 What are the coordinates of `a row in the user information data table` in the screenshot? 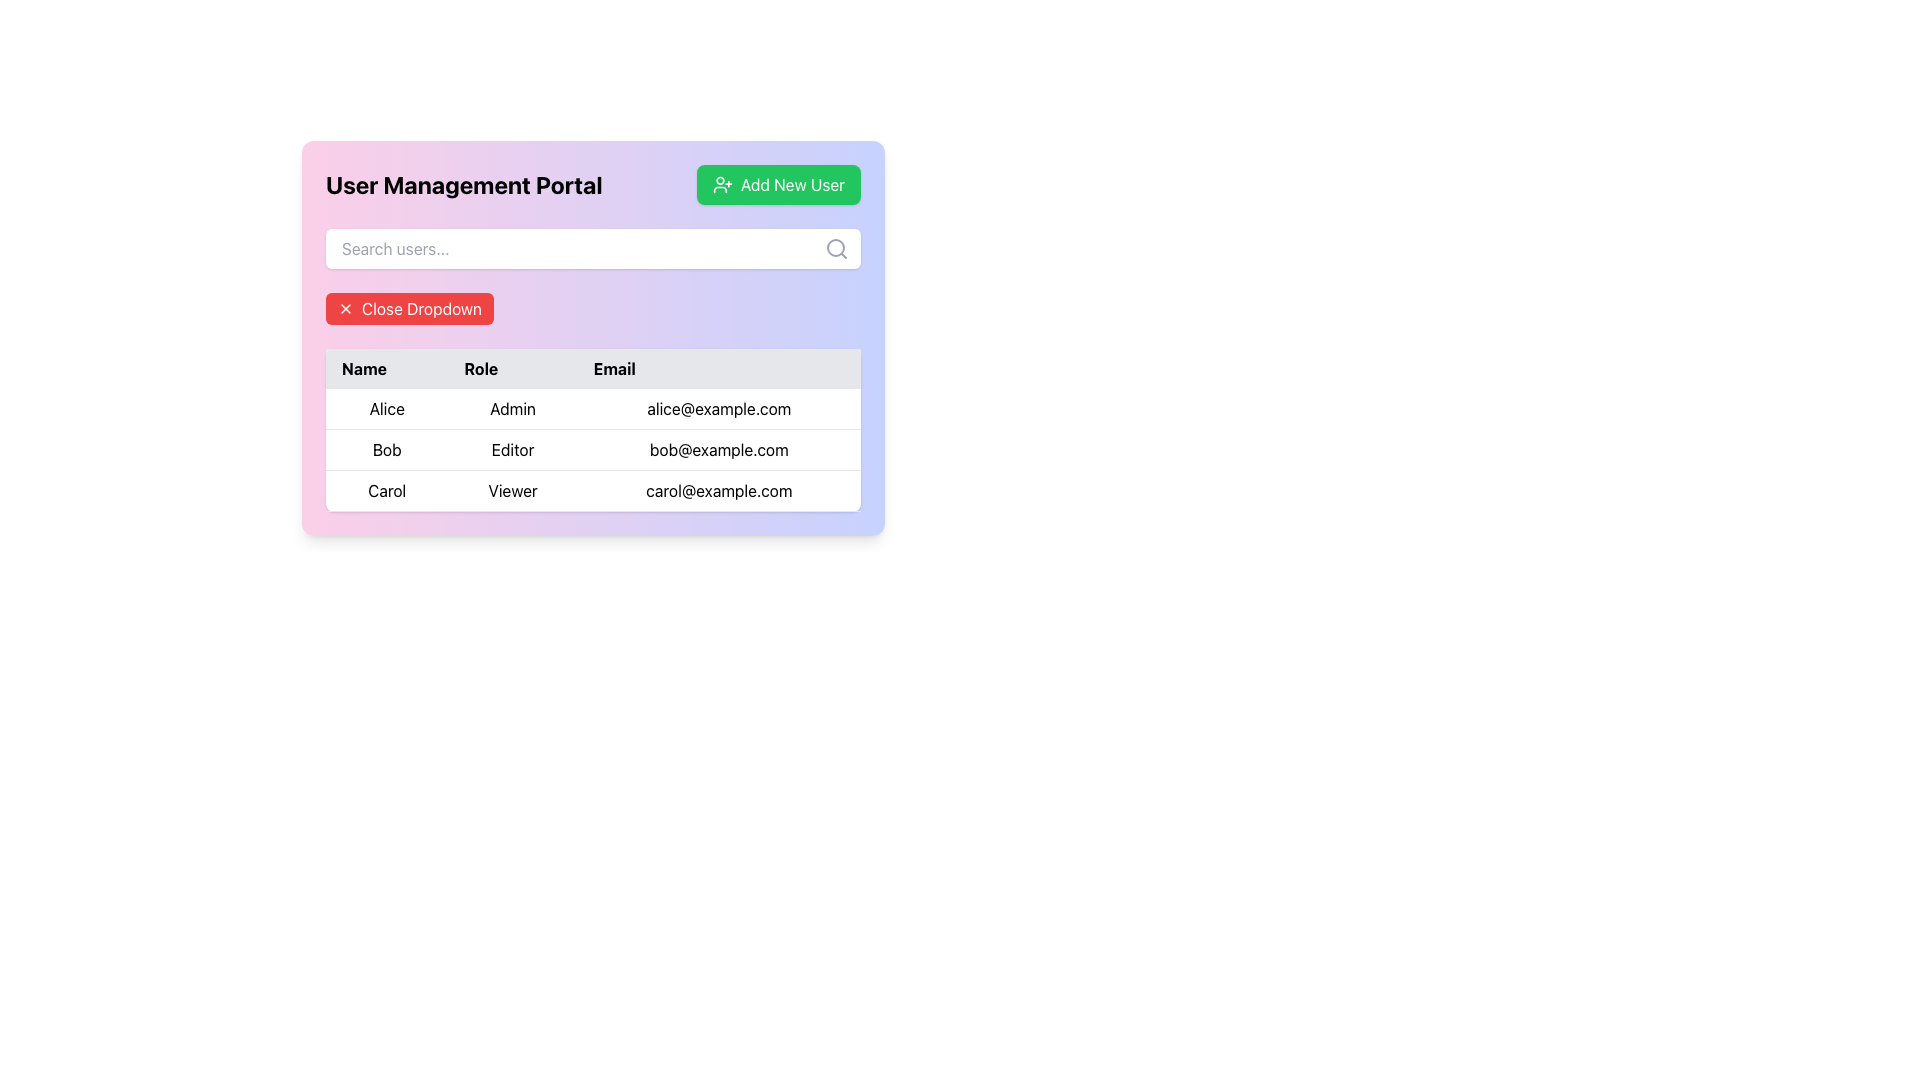 It's located at (592, 429).